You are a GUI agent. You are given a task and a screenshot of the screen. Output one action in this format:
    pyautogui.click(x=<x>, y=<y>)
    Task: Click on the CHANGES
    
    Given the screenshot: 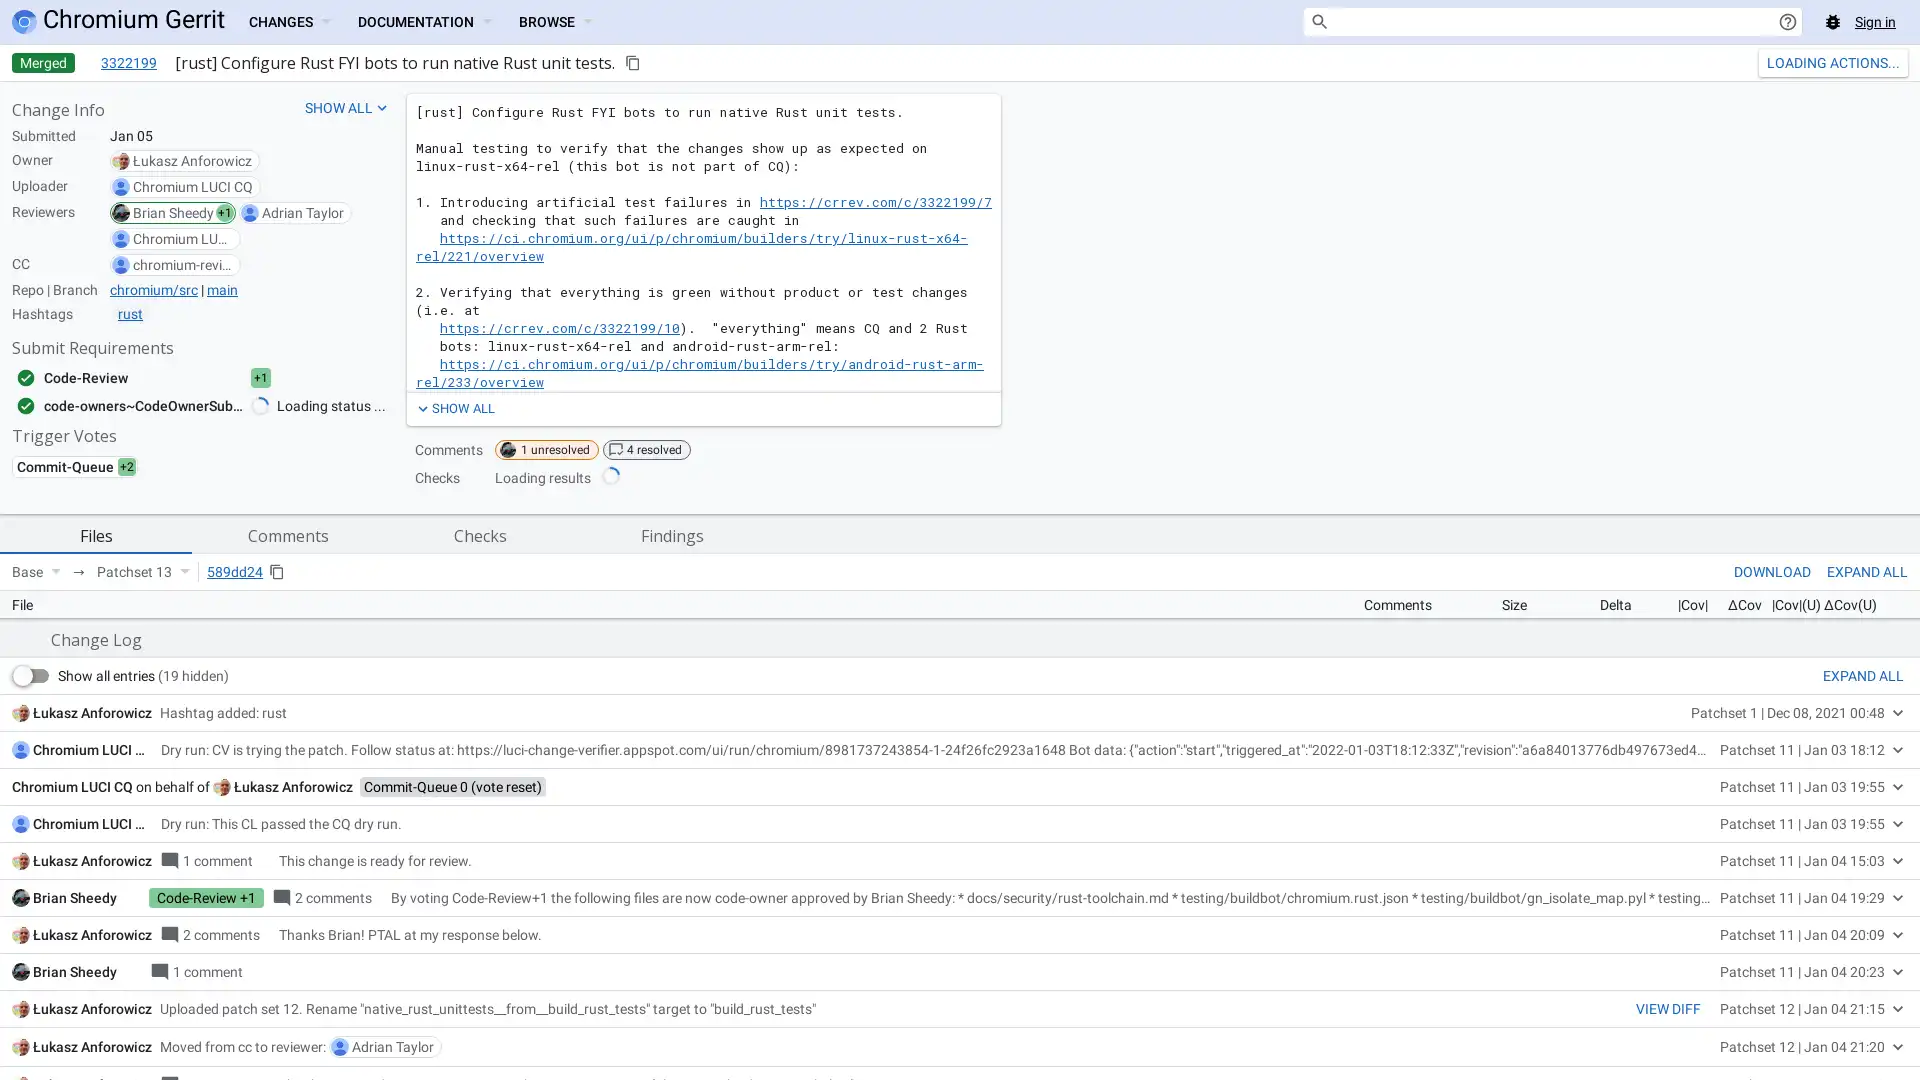 What is the action you would take?
    pyautogui.click(x=287, y=22)
    